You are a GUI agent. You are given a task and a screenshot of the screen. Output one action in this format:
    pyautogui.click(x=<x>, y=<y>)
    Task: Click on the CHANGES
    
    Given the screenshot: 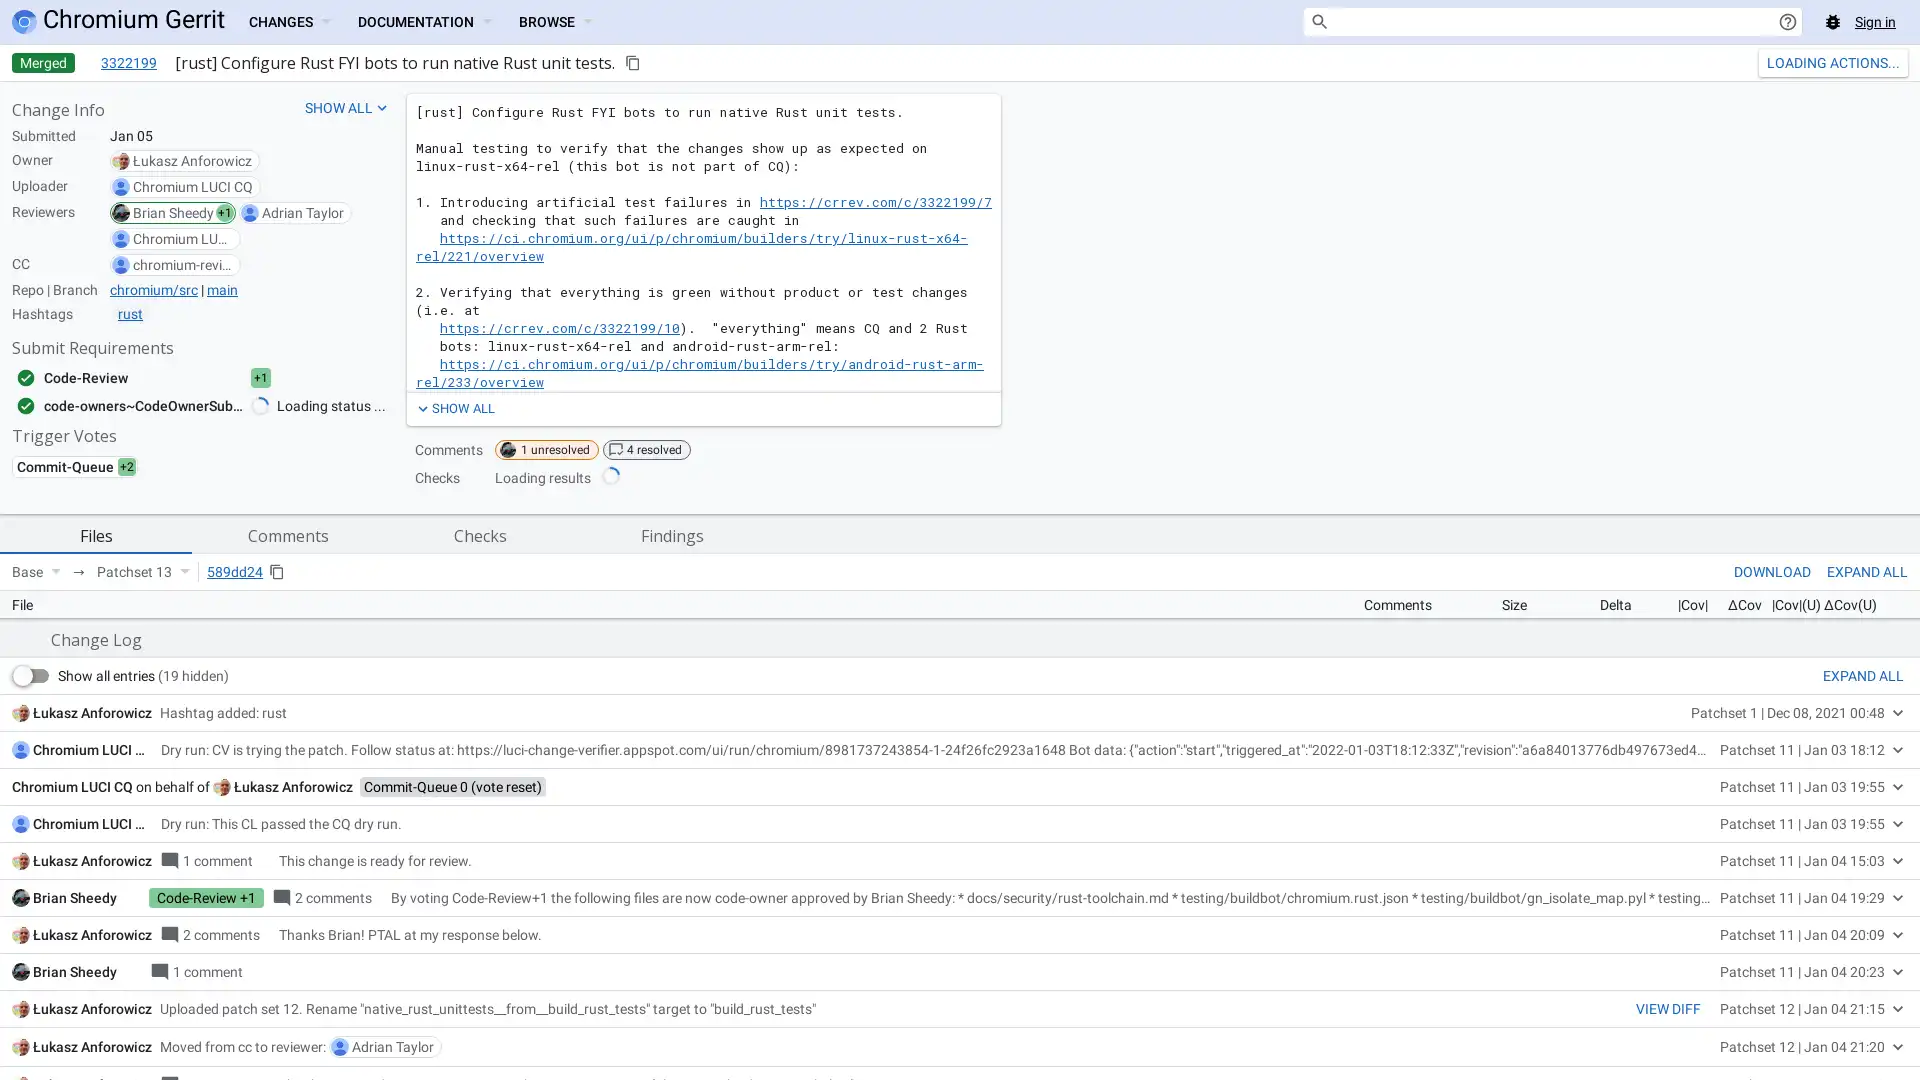 What is the action you would take?
    pyautogui.click(x=287, y=22)
    